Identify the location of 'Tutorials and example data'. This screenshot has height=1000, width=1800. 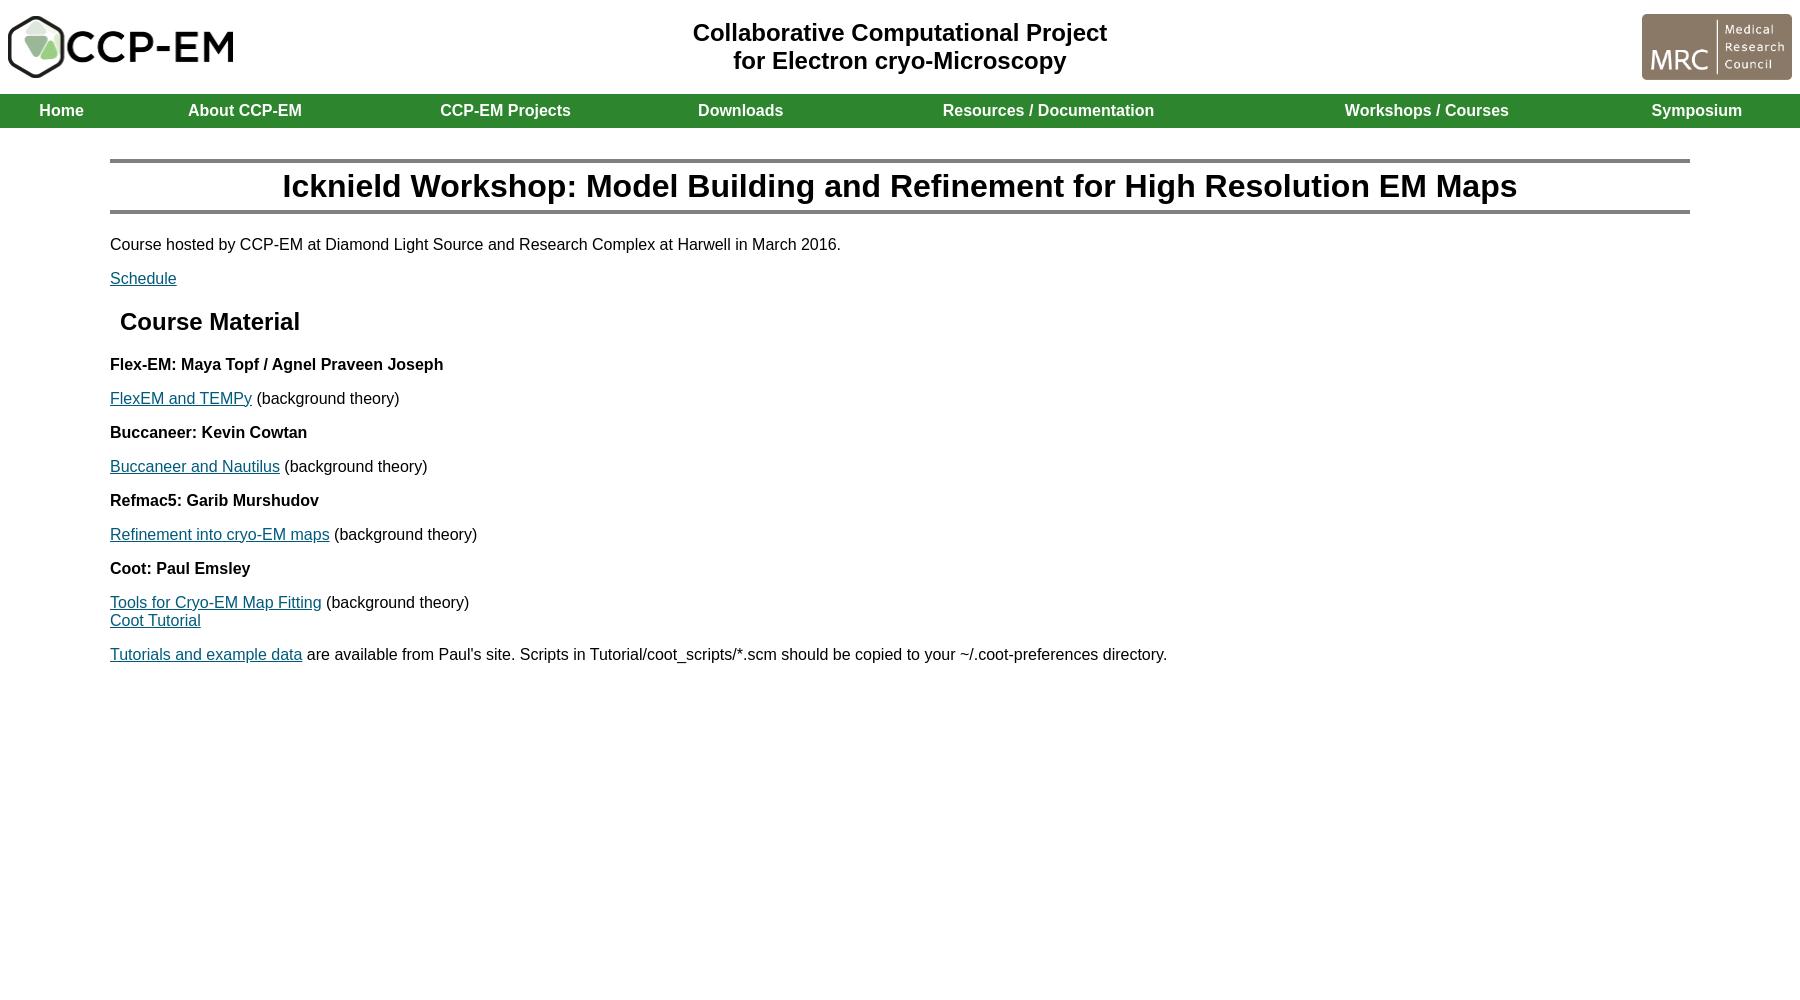
(205, 653).